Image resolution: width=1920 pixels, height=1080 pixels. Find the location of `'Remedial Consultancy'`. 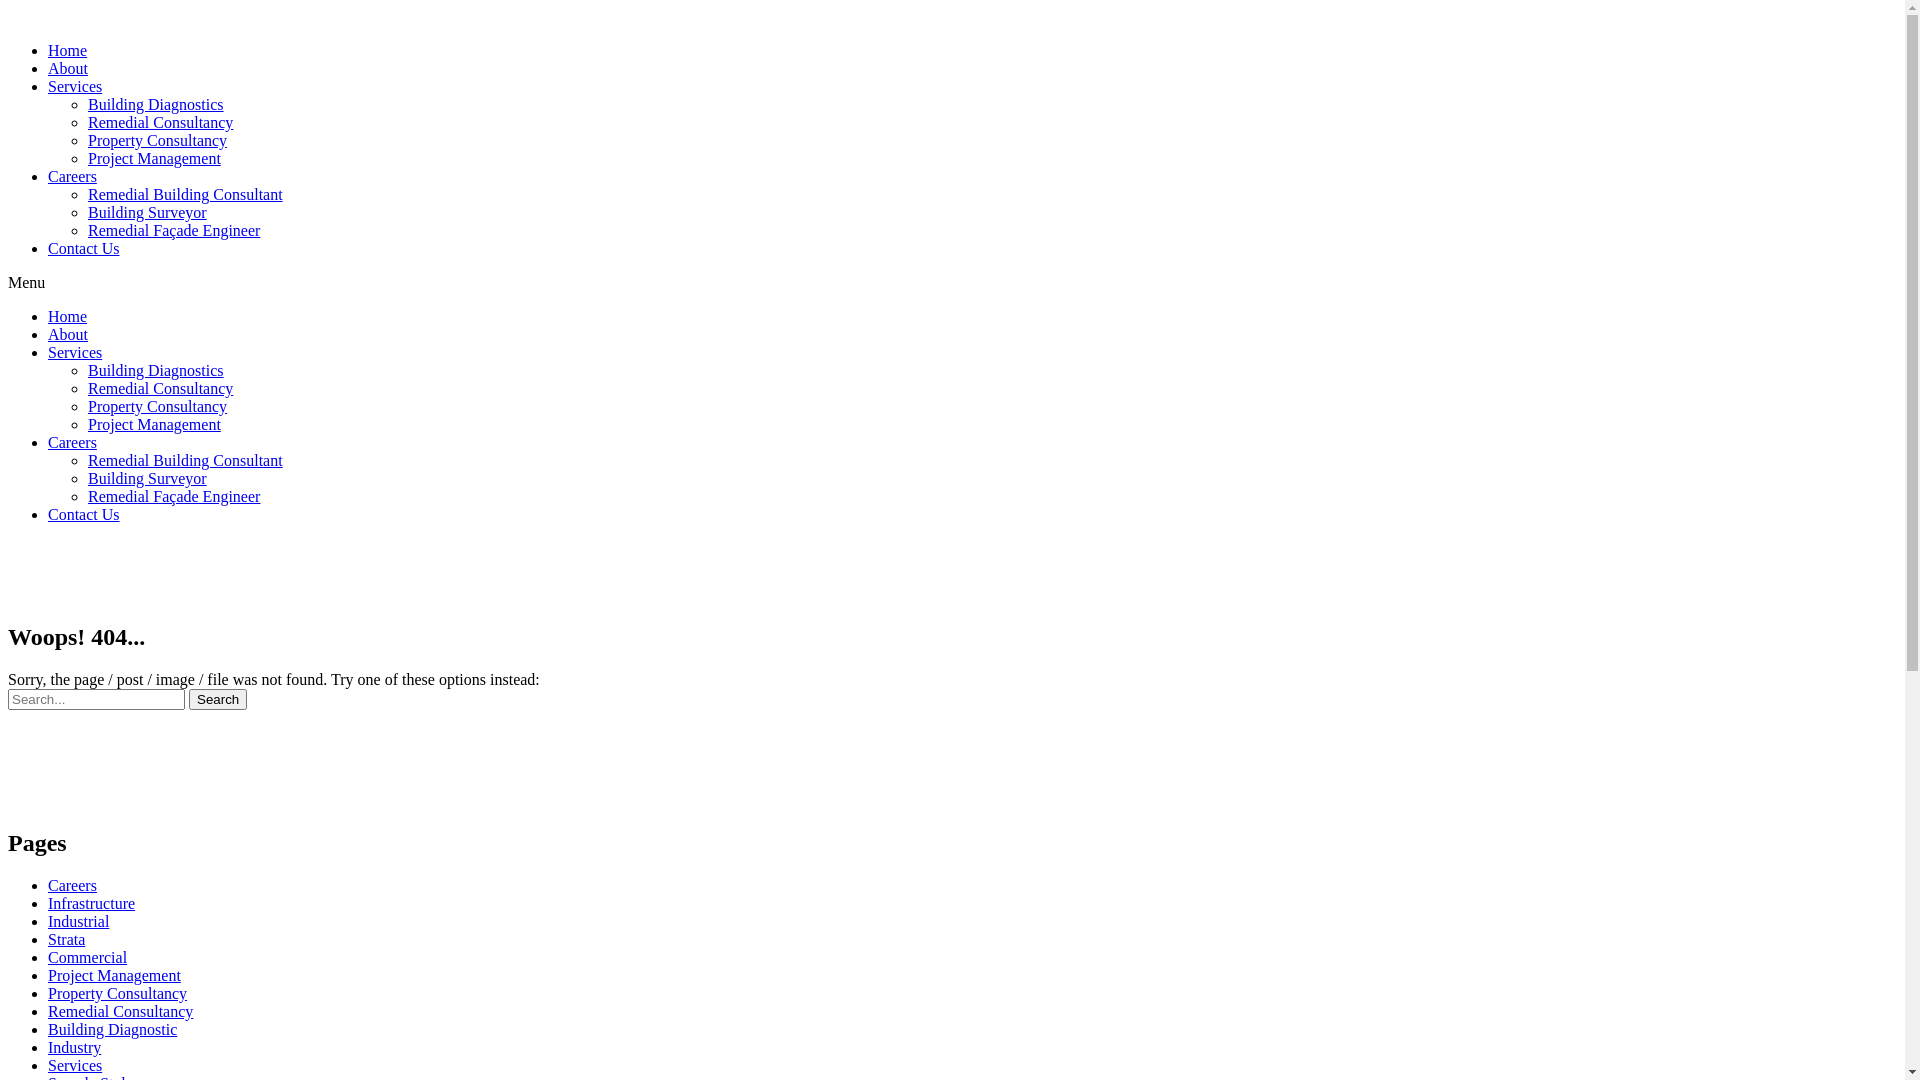

'Remedial Consultancy' is located at coordinates (160, 122).